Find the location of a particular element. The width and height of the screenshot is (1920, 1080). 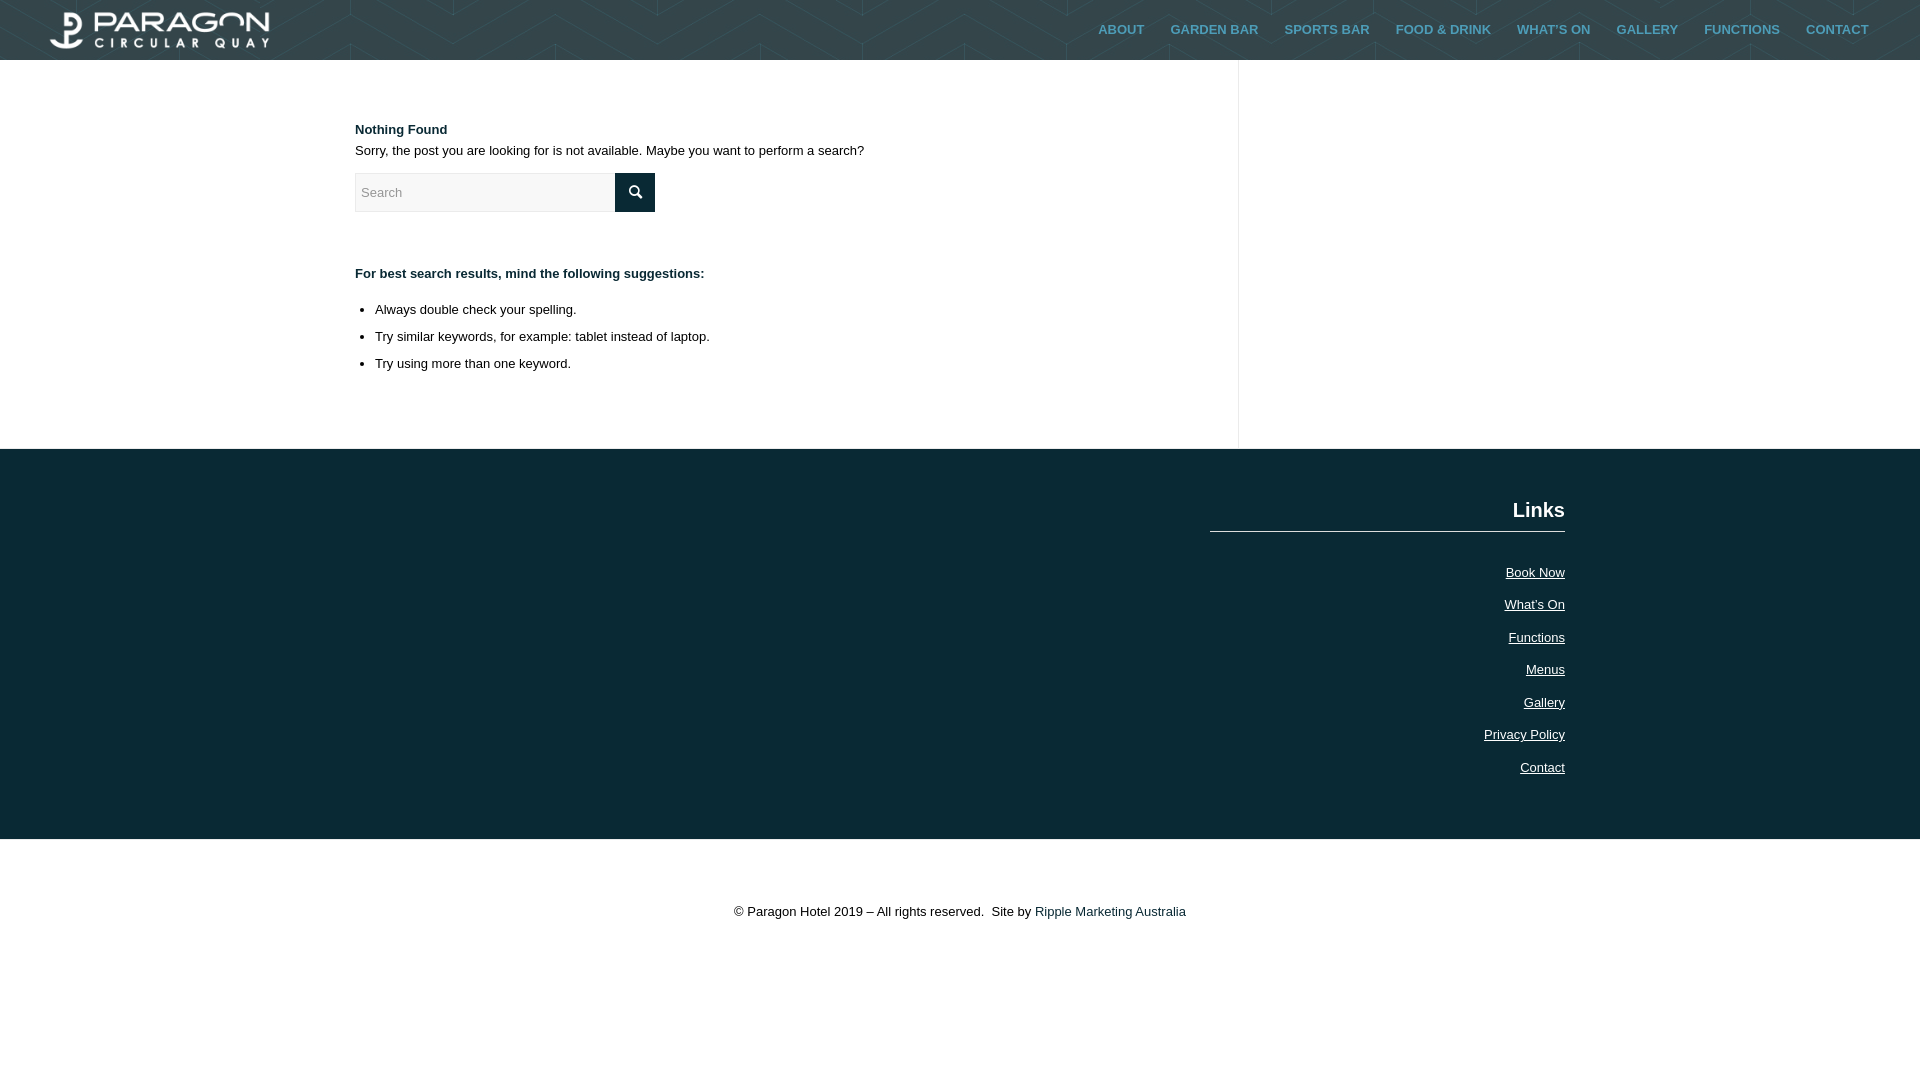

'Book Now' is located at coordinates (1506, 572).